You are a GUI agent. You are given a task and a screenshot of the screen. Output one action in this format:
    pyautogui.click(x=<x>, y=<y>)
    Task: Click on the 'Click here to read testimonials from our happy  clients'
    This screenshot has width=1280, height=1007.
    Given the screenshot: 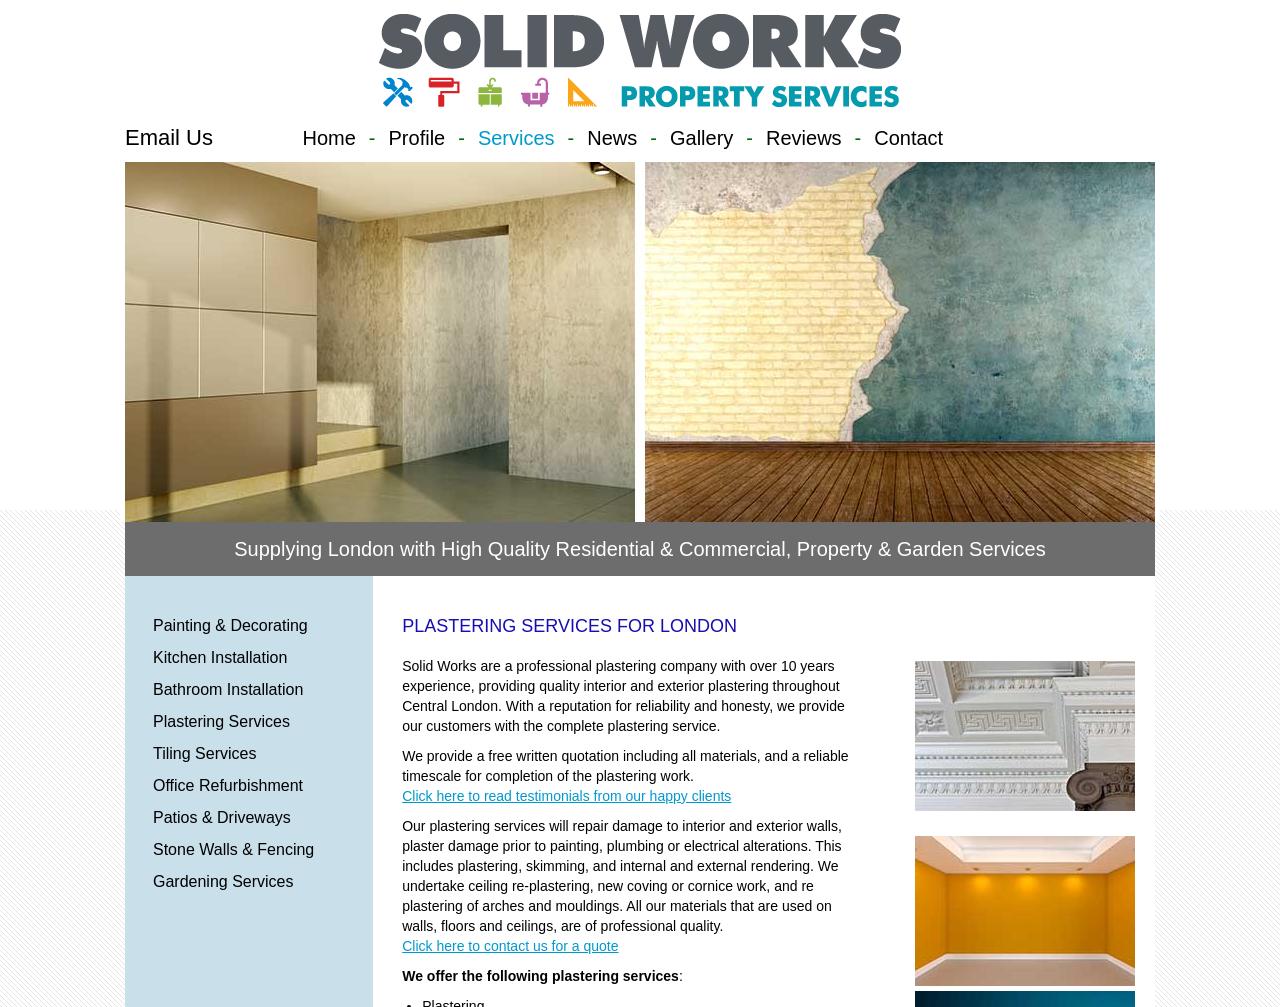 What is the action you would take?
    pyautogui.click(x=401, y=795)
    